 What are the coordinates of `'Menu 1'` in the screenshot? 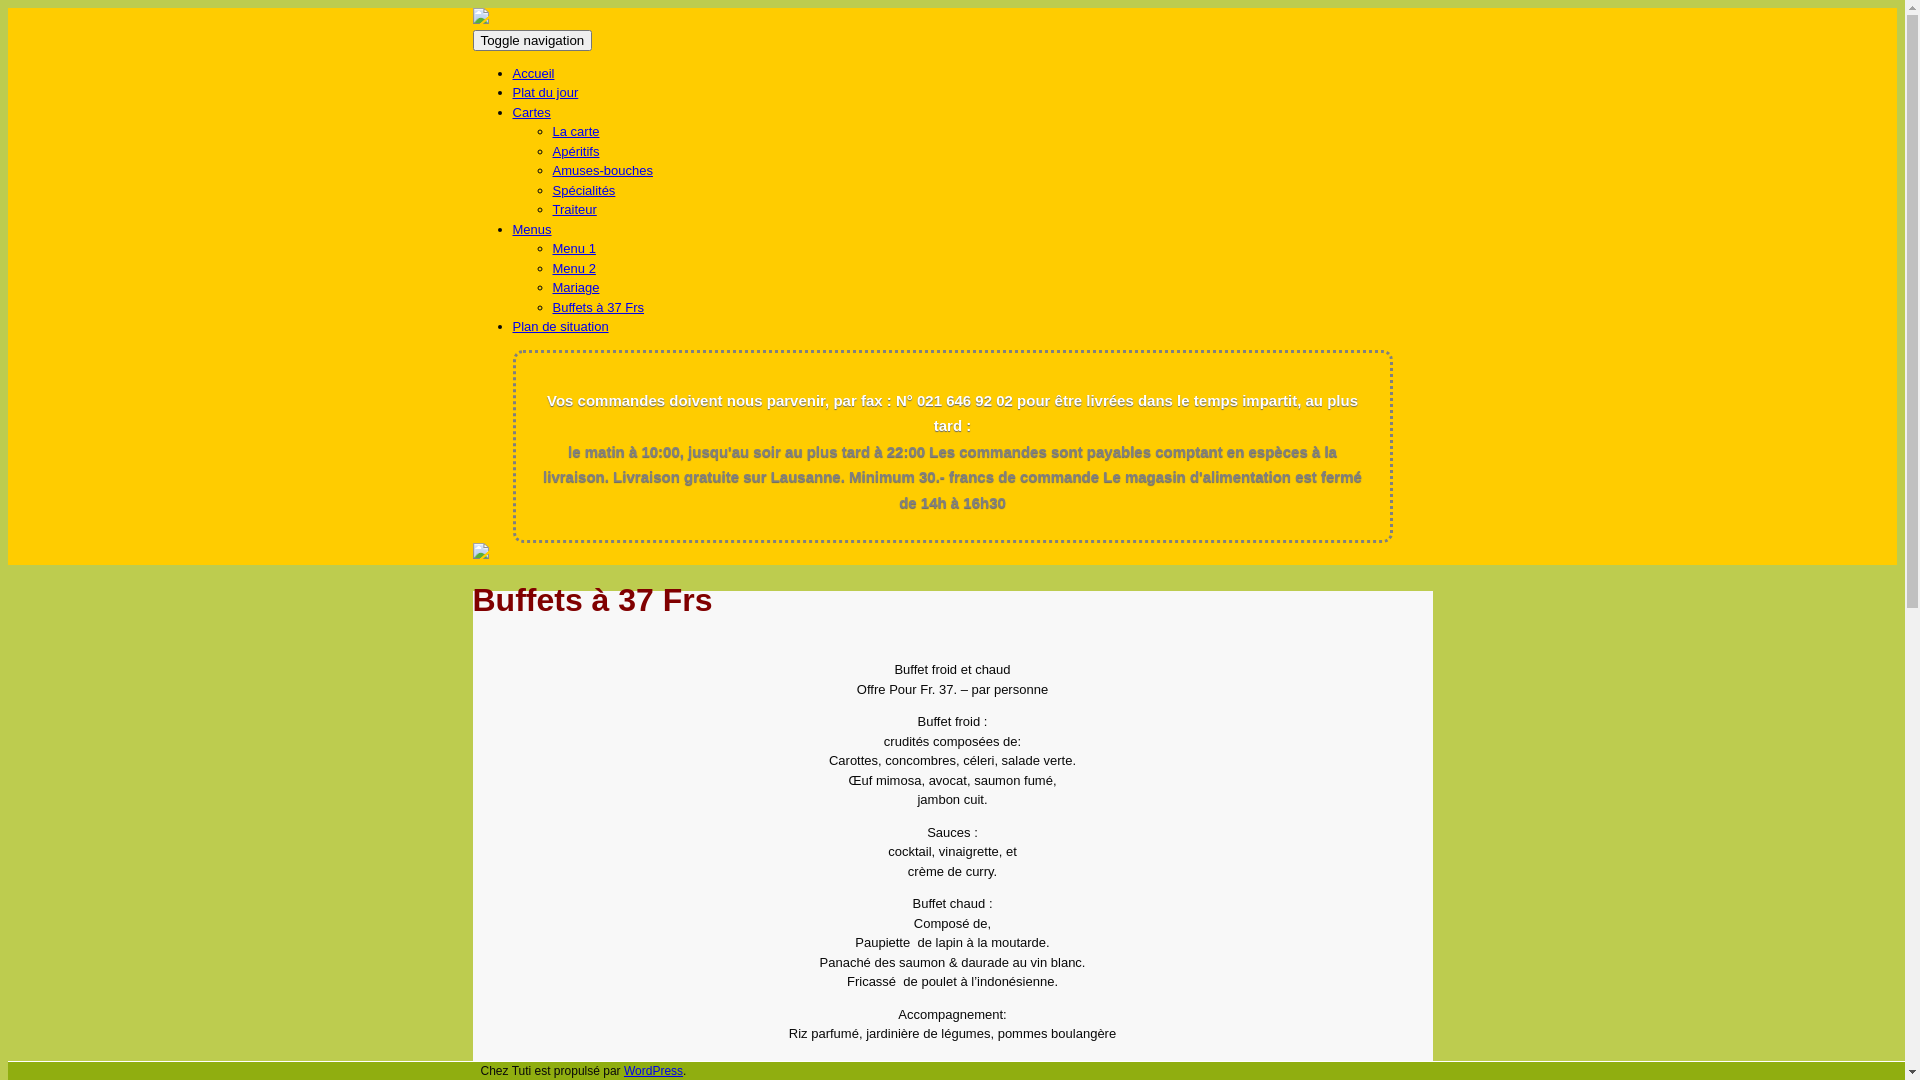 It's located at (572, 247).